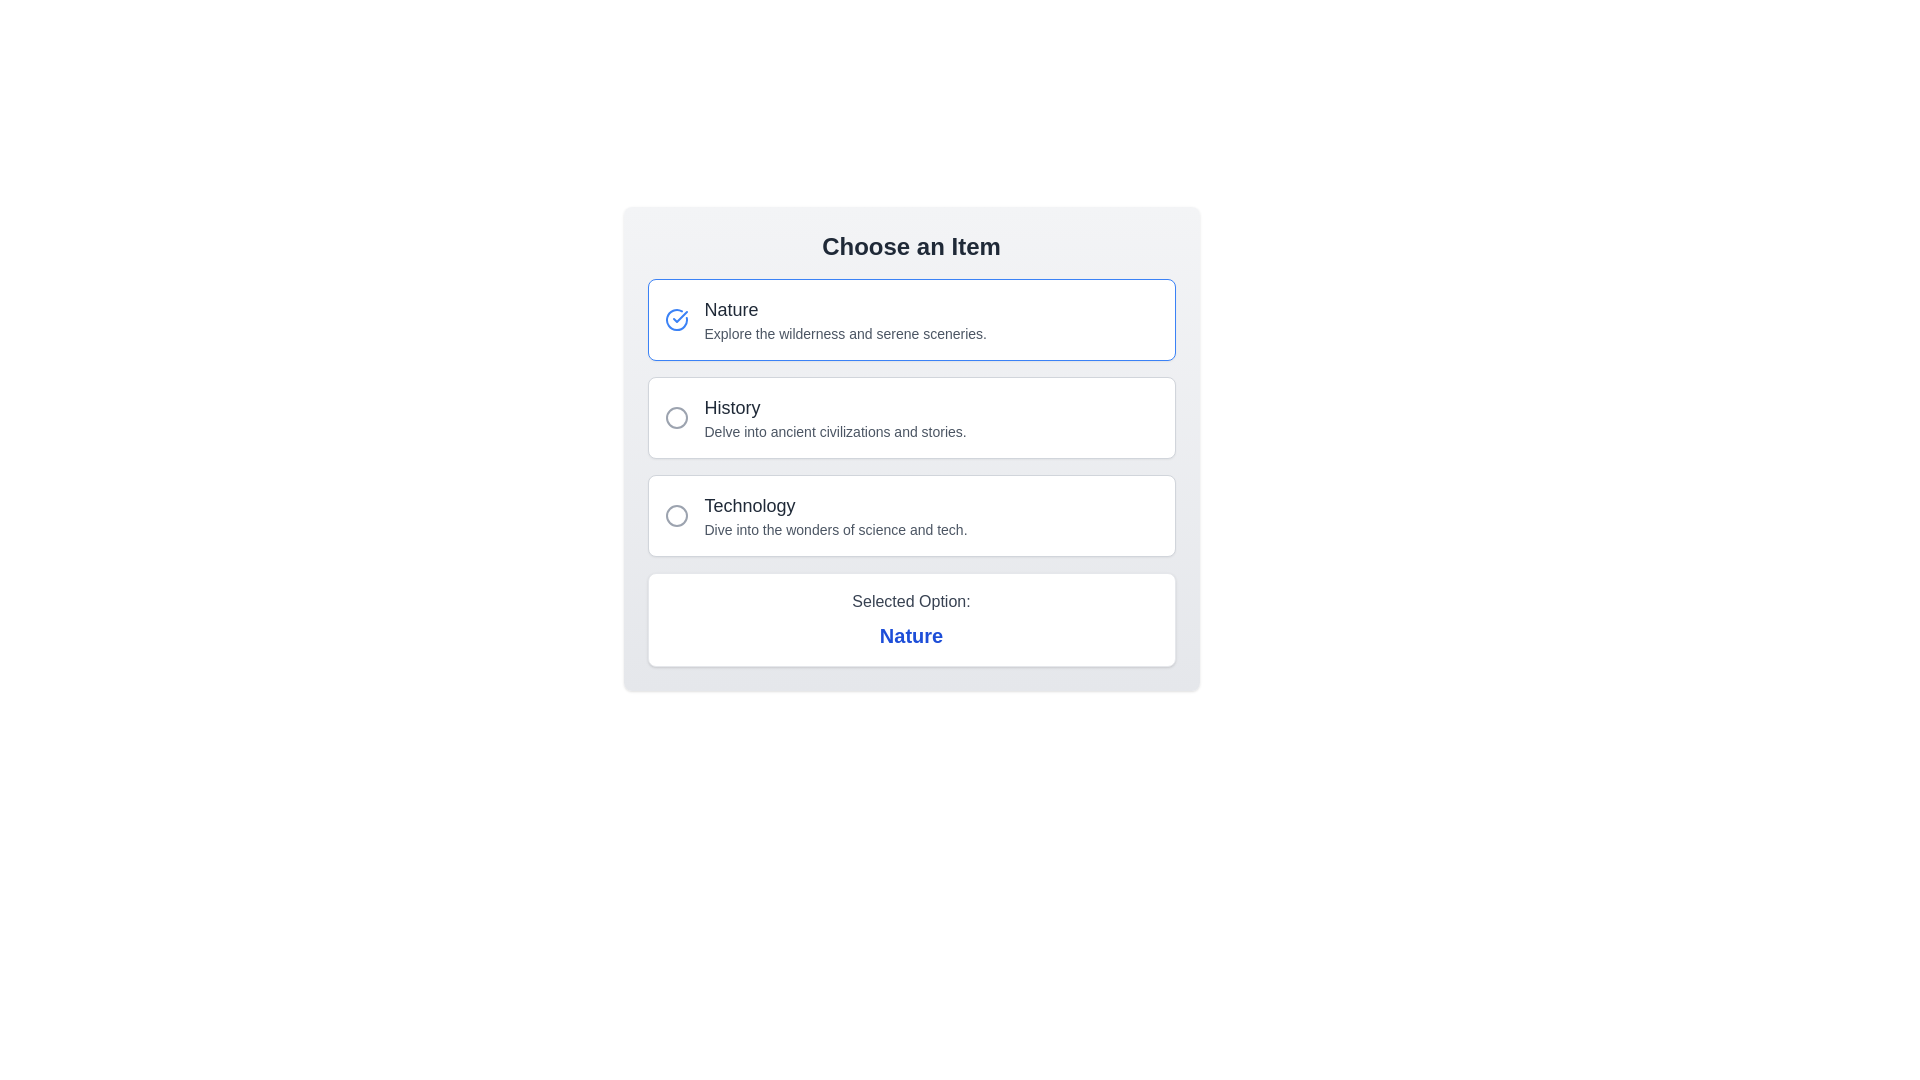 The width and height of the screenshot is (1920, 1080). What do you see at coordinates (835, 528) in the screenshot?
I see `the text label displaying 'Dive into the wonders of science and tech.' which is styled in a small, gray font and located beneath the 'Technology' option in the selectable item list` at bounding box center [835, 528].